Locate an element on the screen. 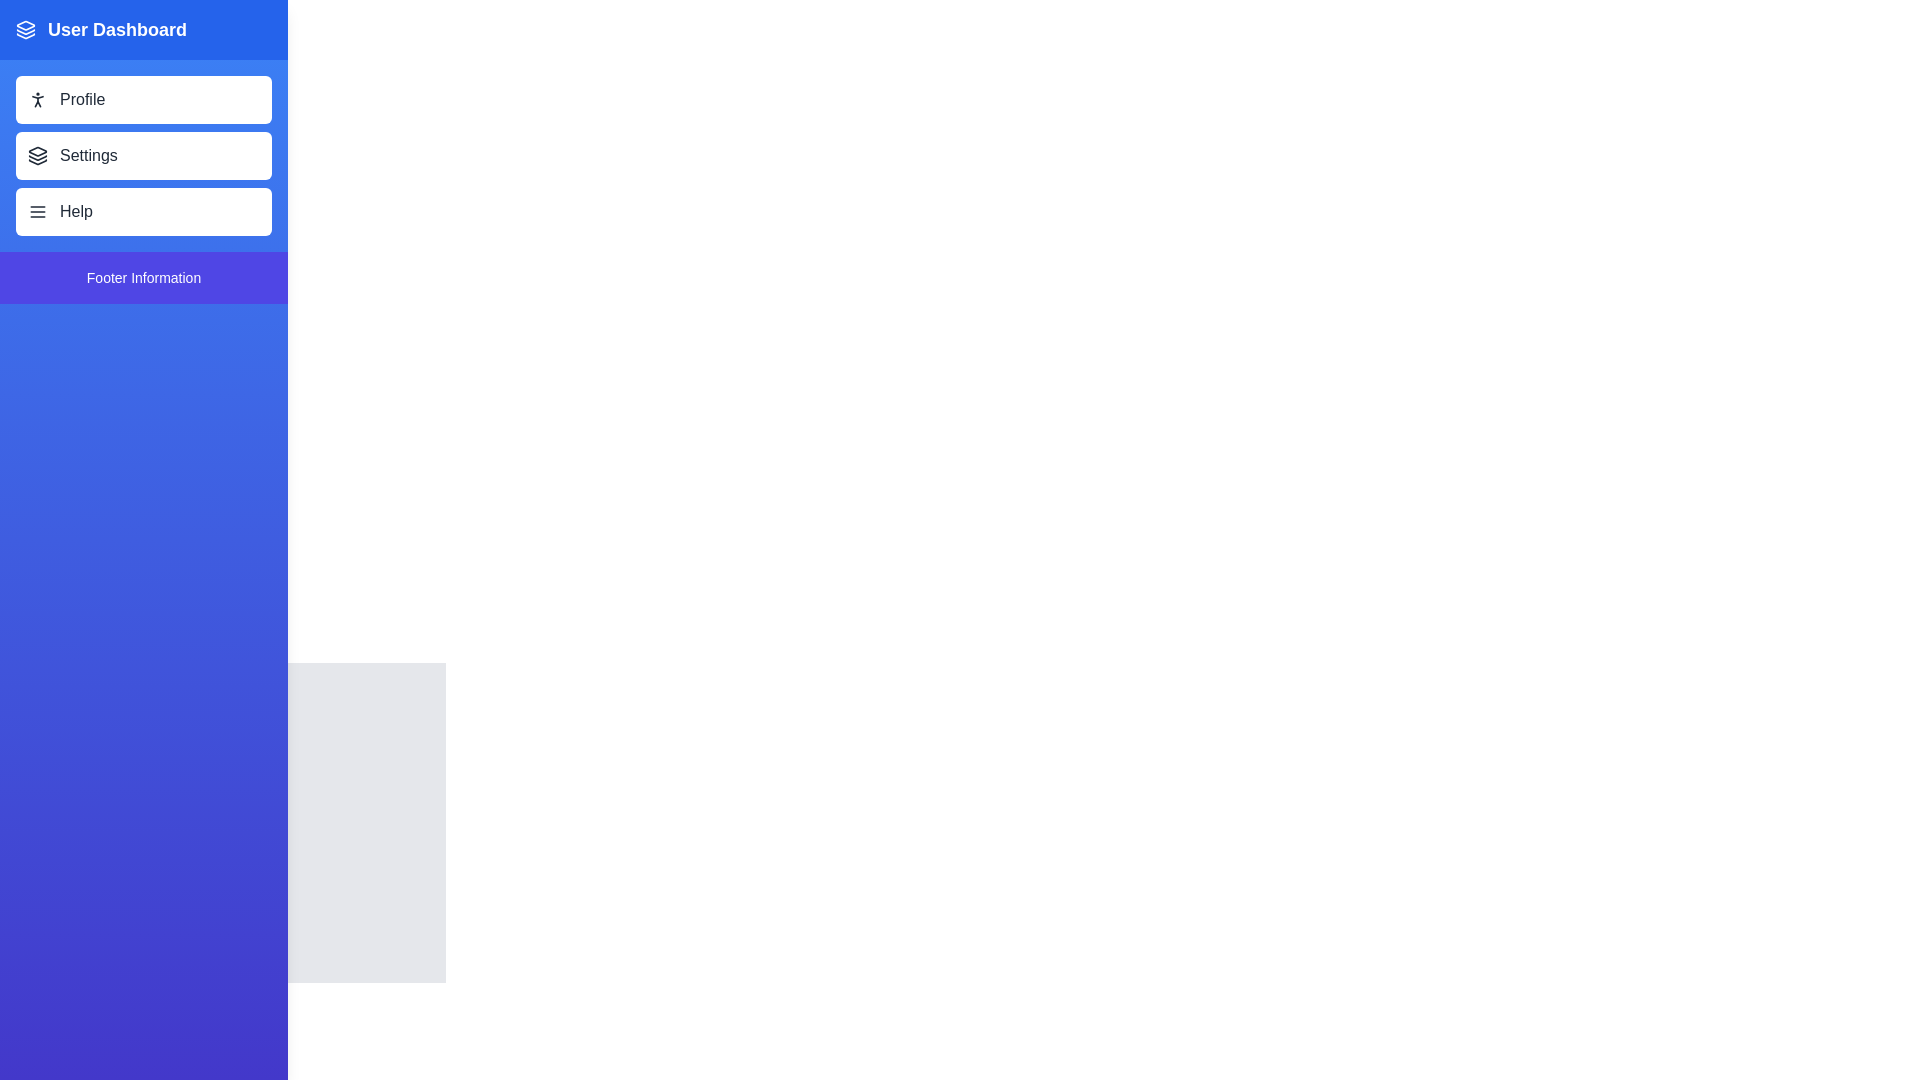  the 'Settings' button, which is a rectangular button with rounded corners located in the sidebar is located at coordinates (143, 154).